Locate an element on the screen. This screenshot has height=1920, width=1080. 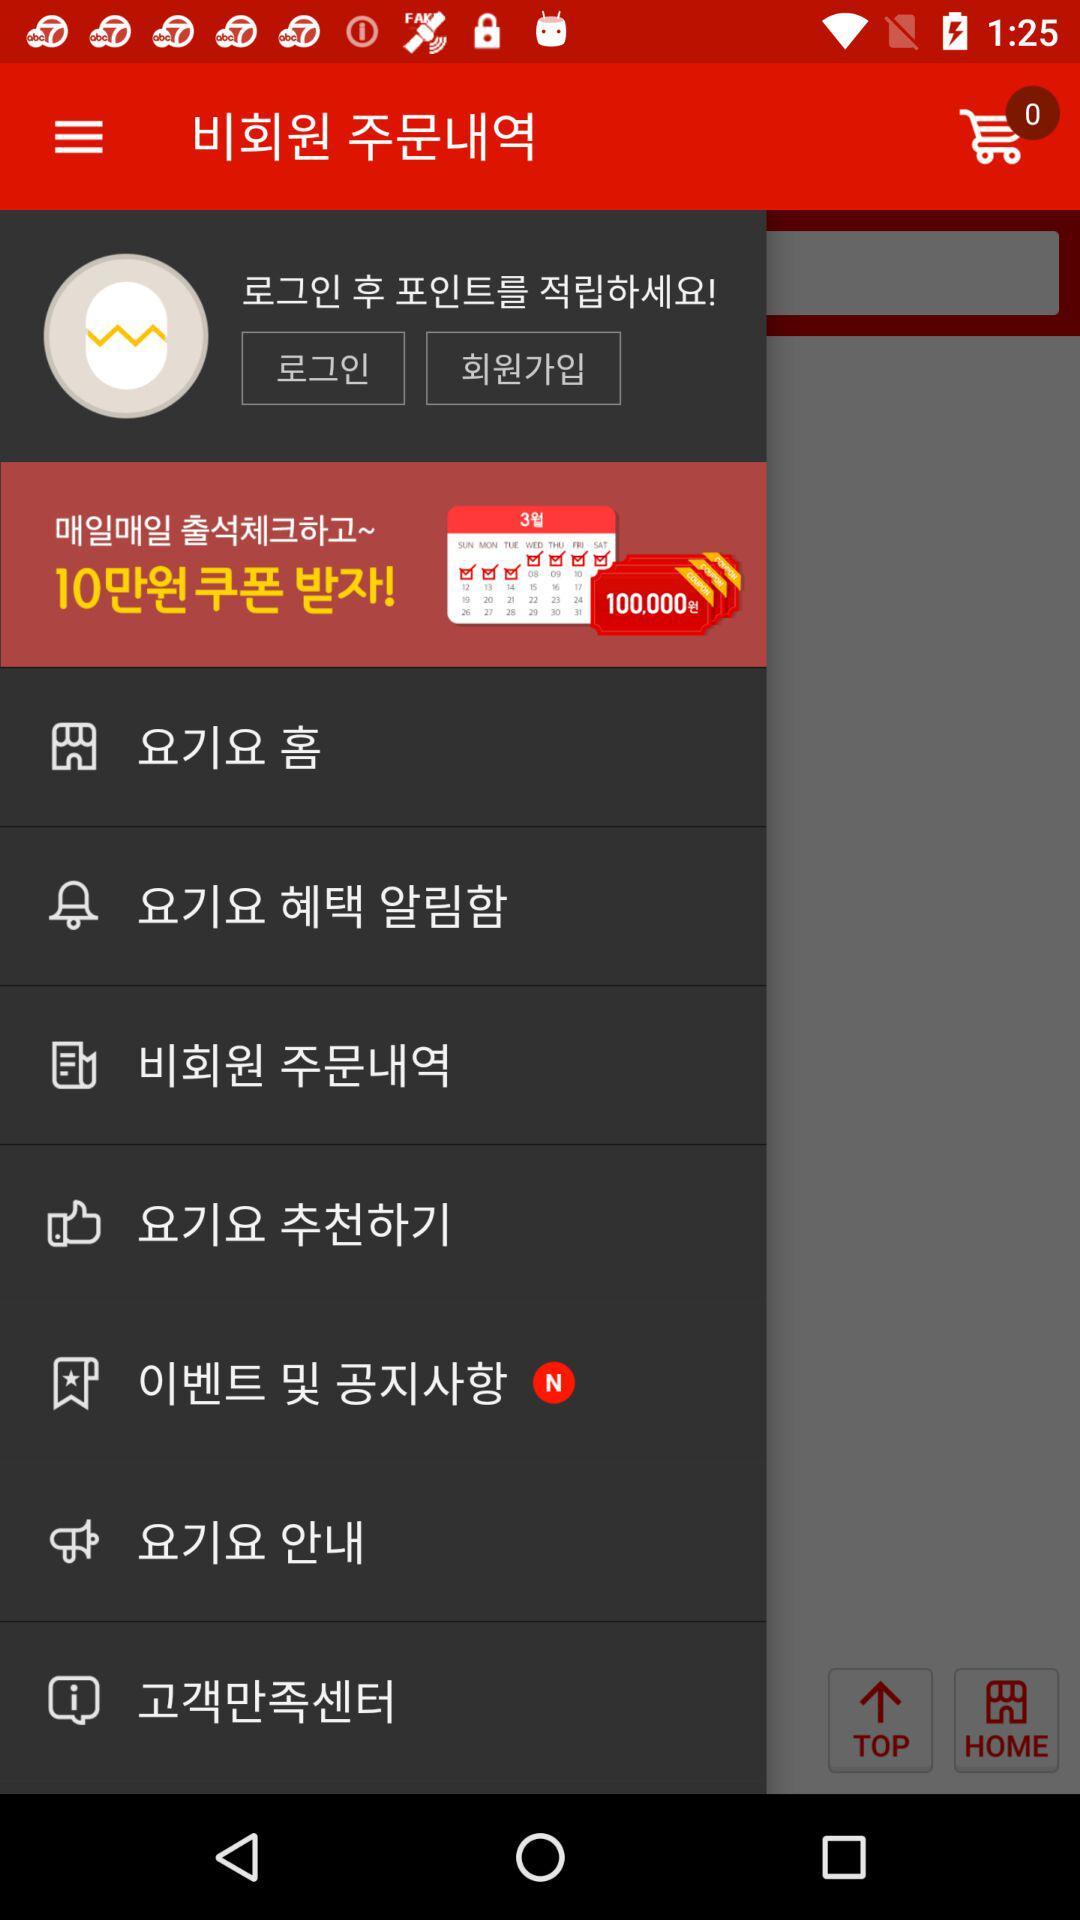
the logo which is in the top left corner of the page is located at coordinates (126, 336).